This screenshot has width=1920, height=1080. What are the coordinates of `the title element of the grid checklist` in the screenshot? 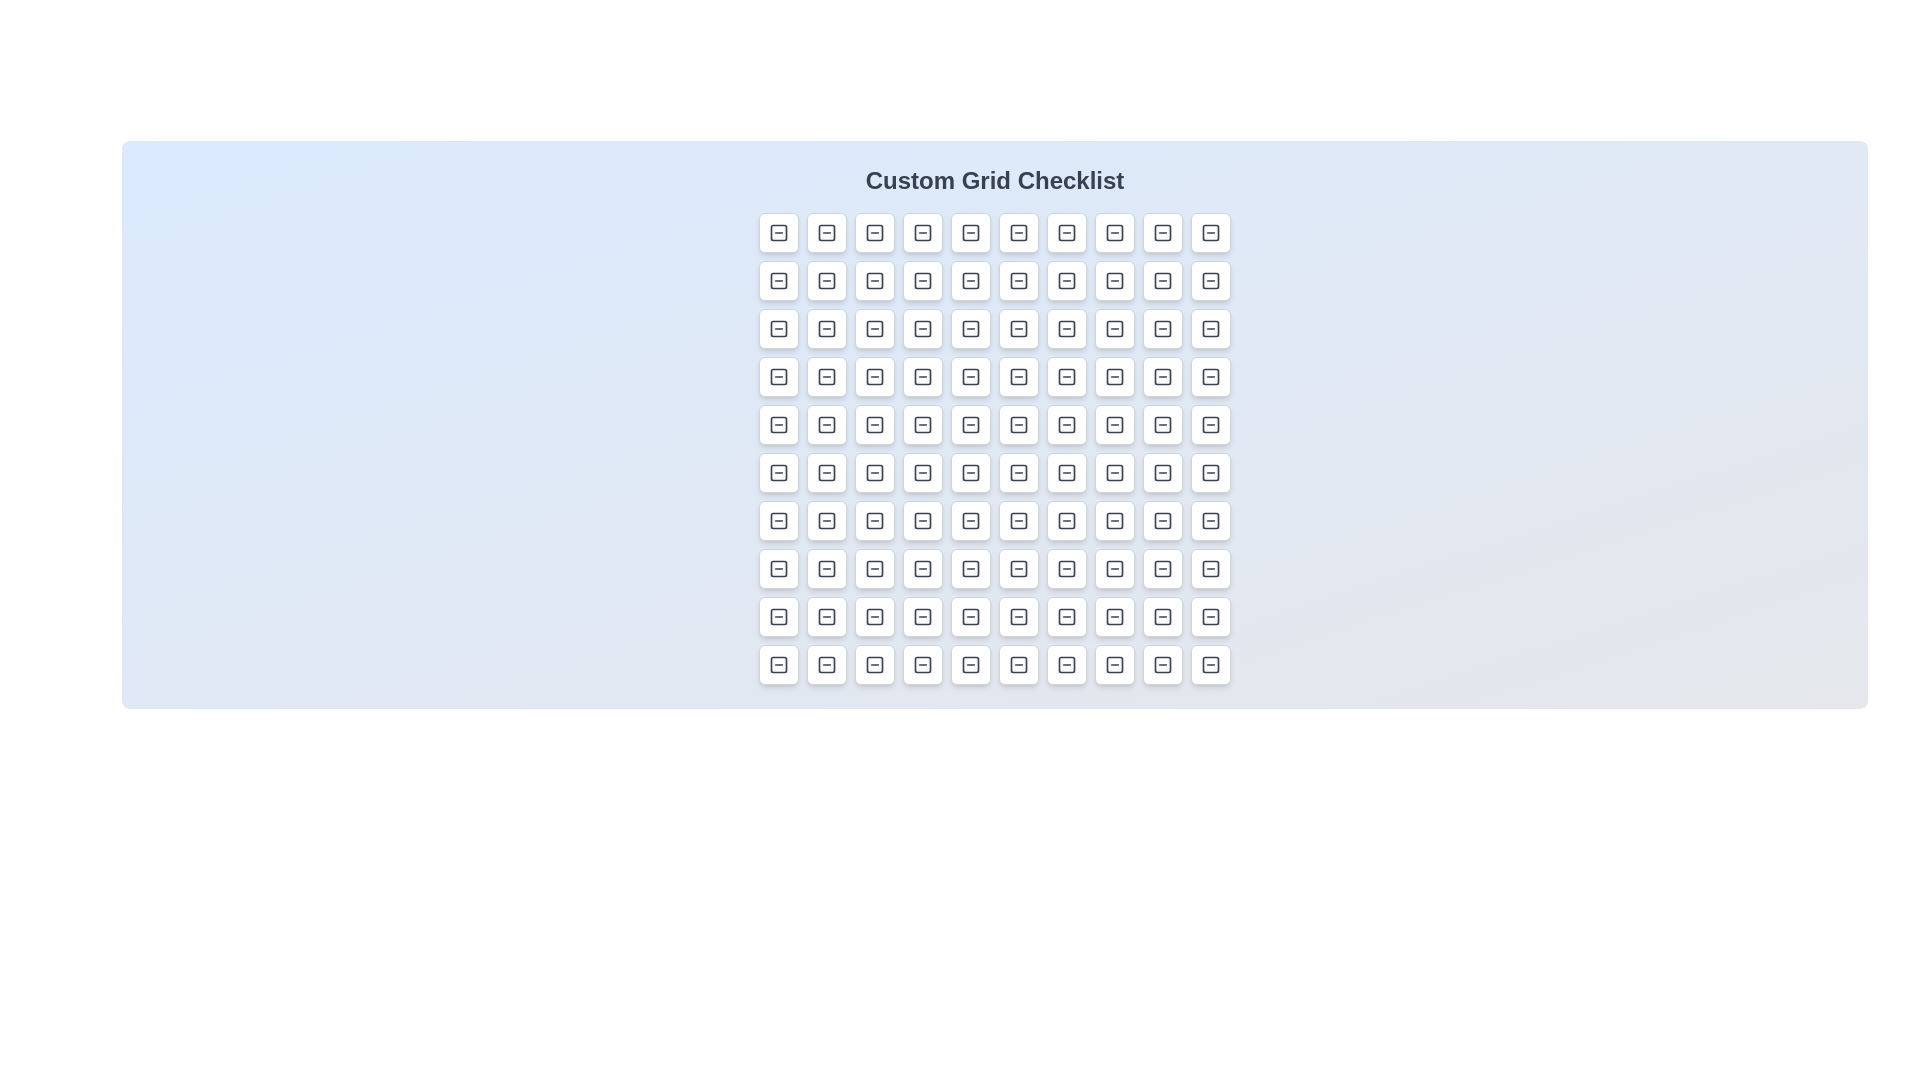 It's located at (994, 181).